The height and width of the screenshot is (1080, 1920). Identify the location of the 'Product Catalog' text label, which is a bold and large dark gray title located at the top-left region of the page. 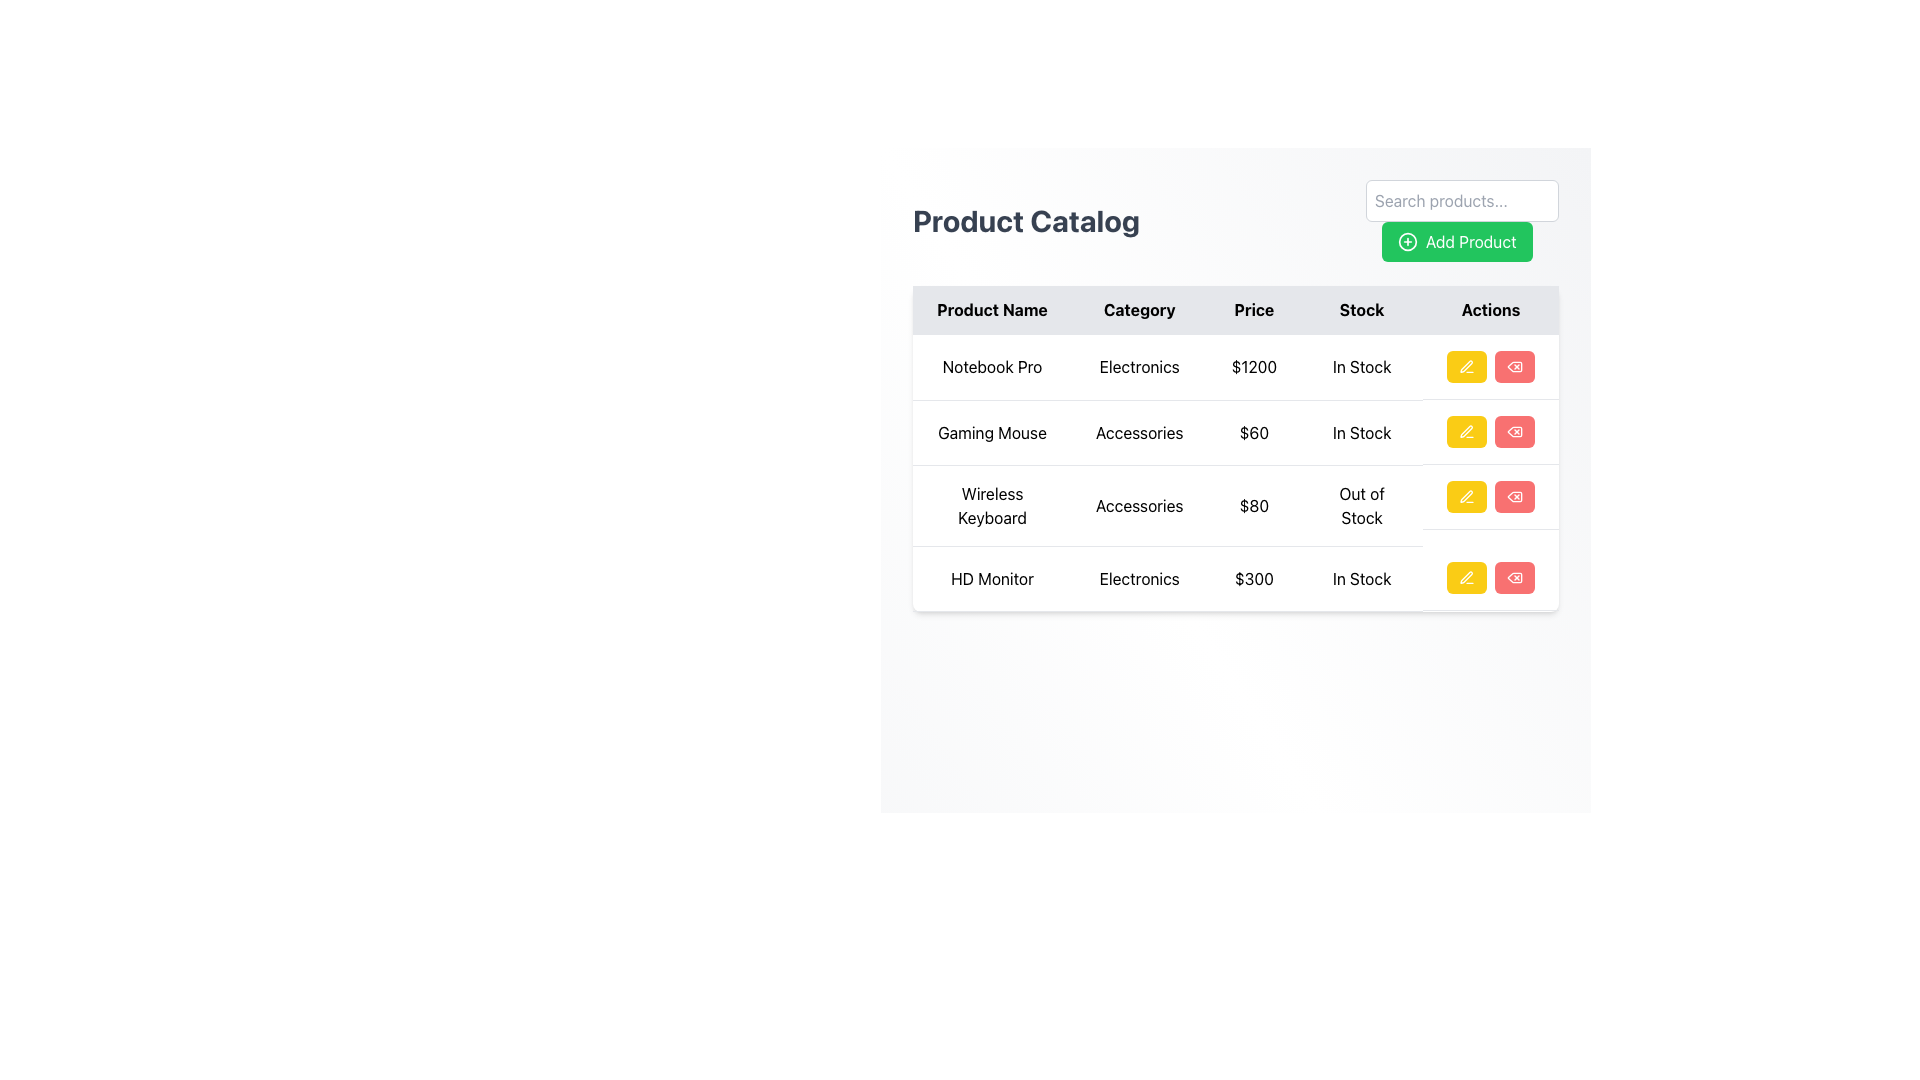
(1026, 220).